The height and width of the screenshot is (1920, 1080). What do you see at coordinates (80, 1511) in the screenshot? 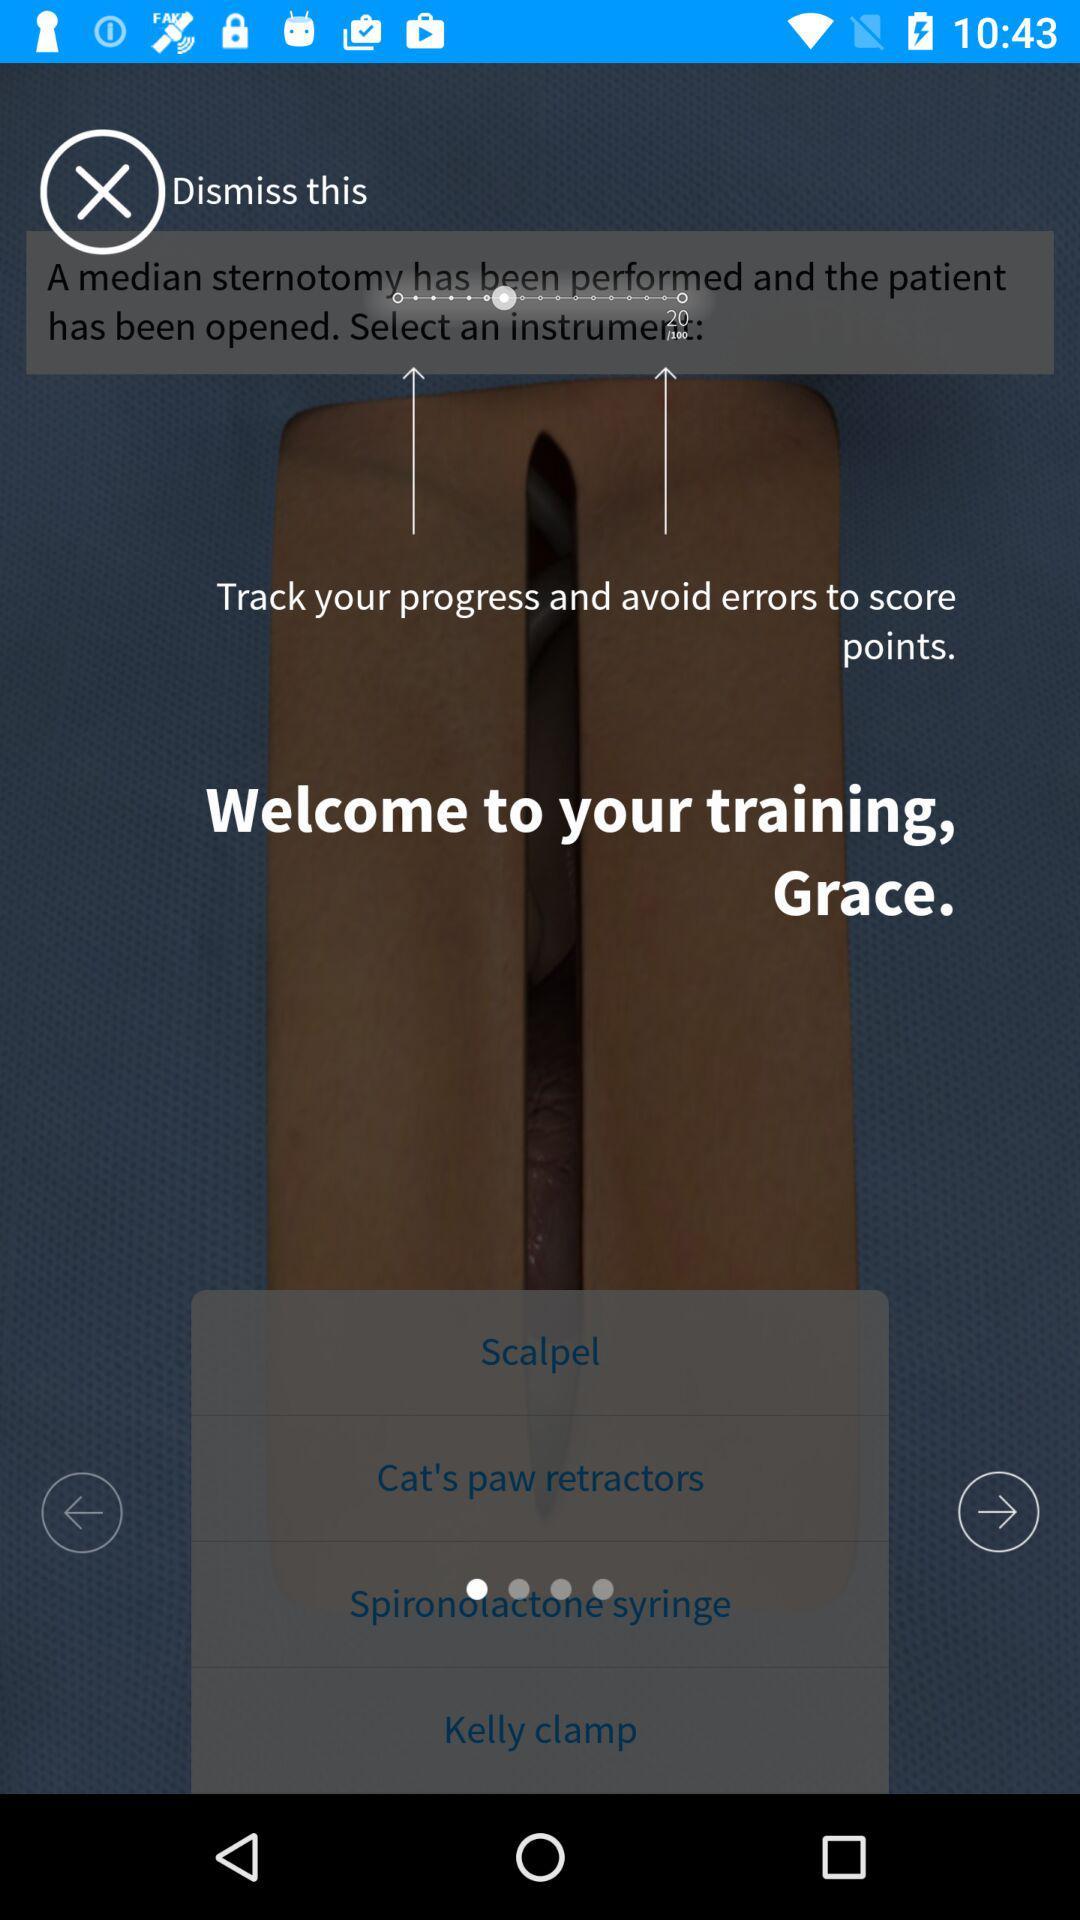
I see `the arrow_backward icon` at bounding box center [80, 1511].